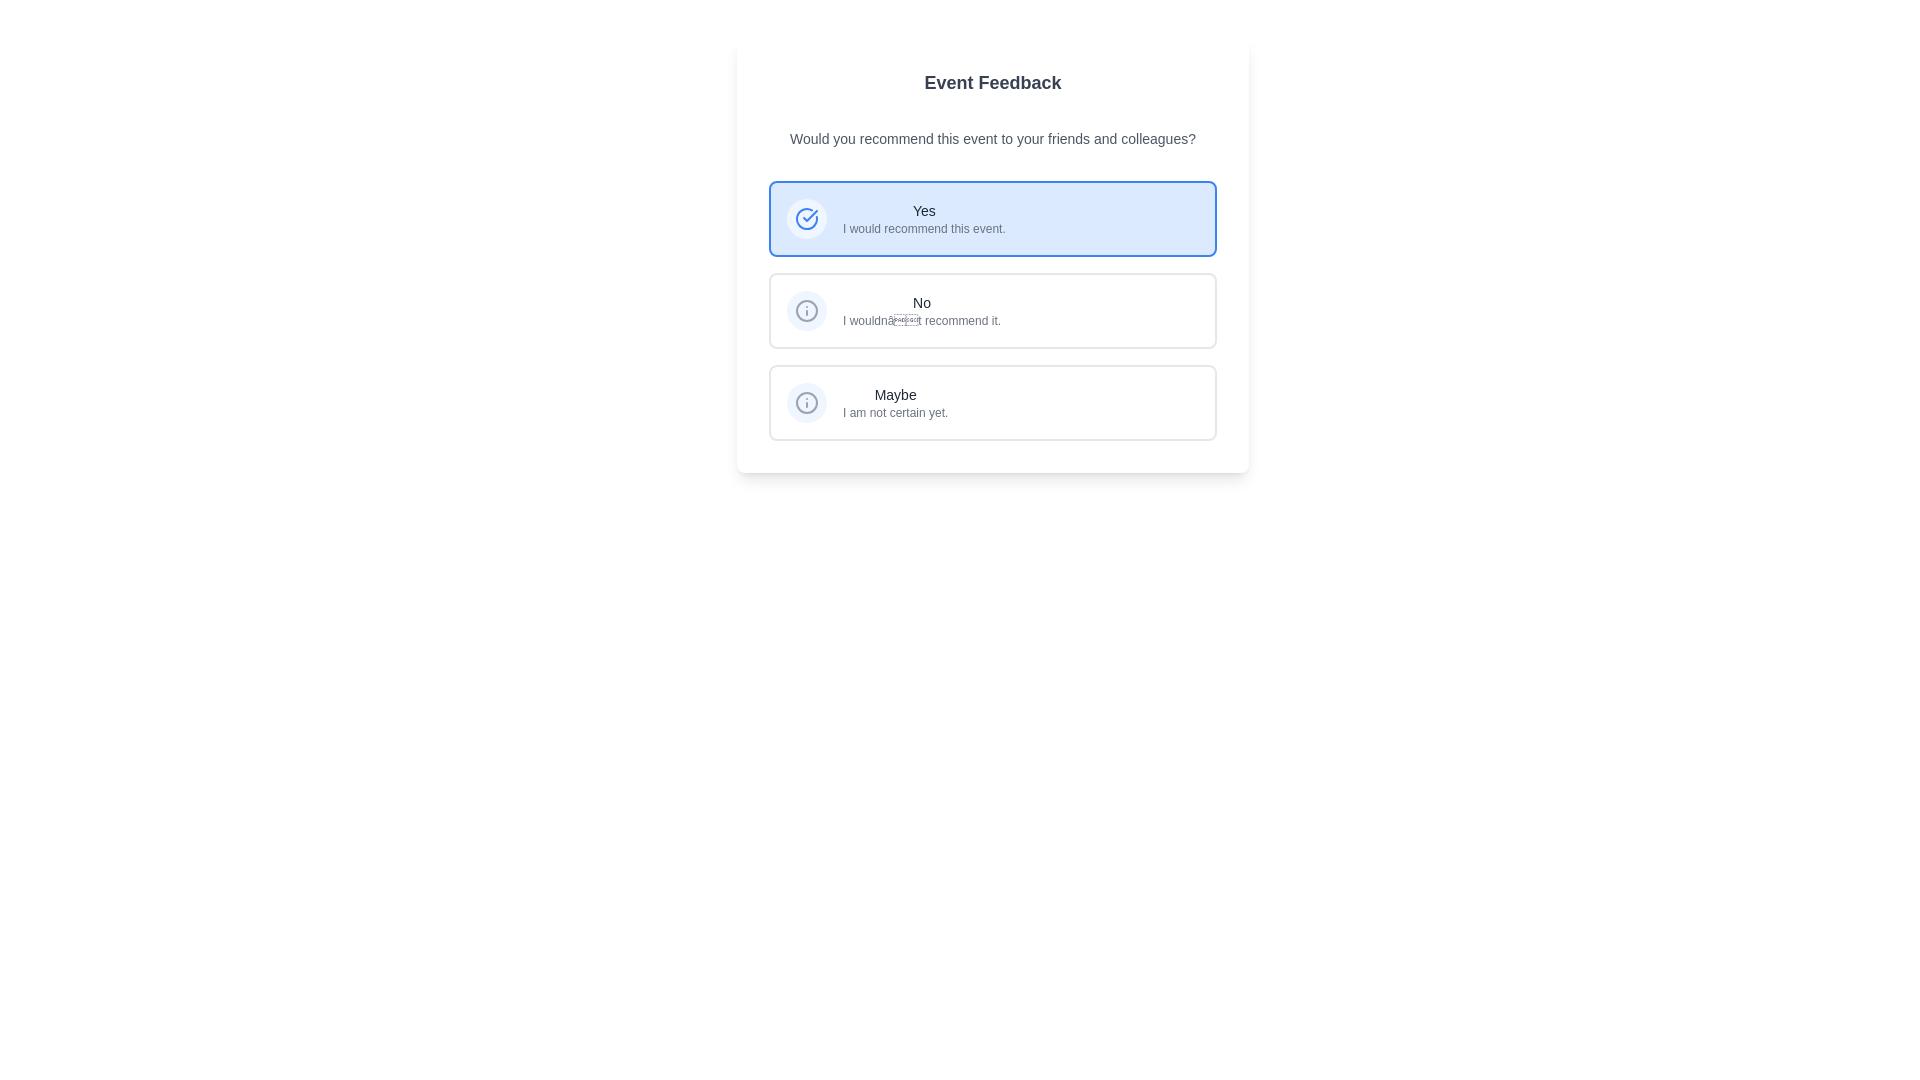 This screenshot has width=1920, height=1080. I want to click on the third selectable option box in the vertical list of feedback options, so click(993, 402).